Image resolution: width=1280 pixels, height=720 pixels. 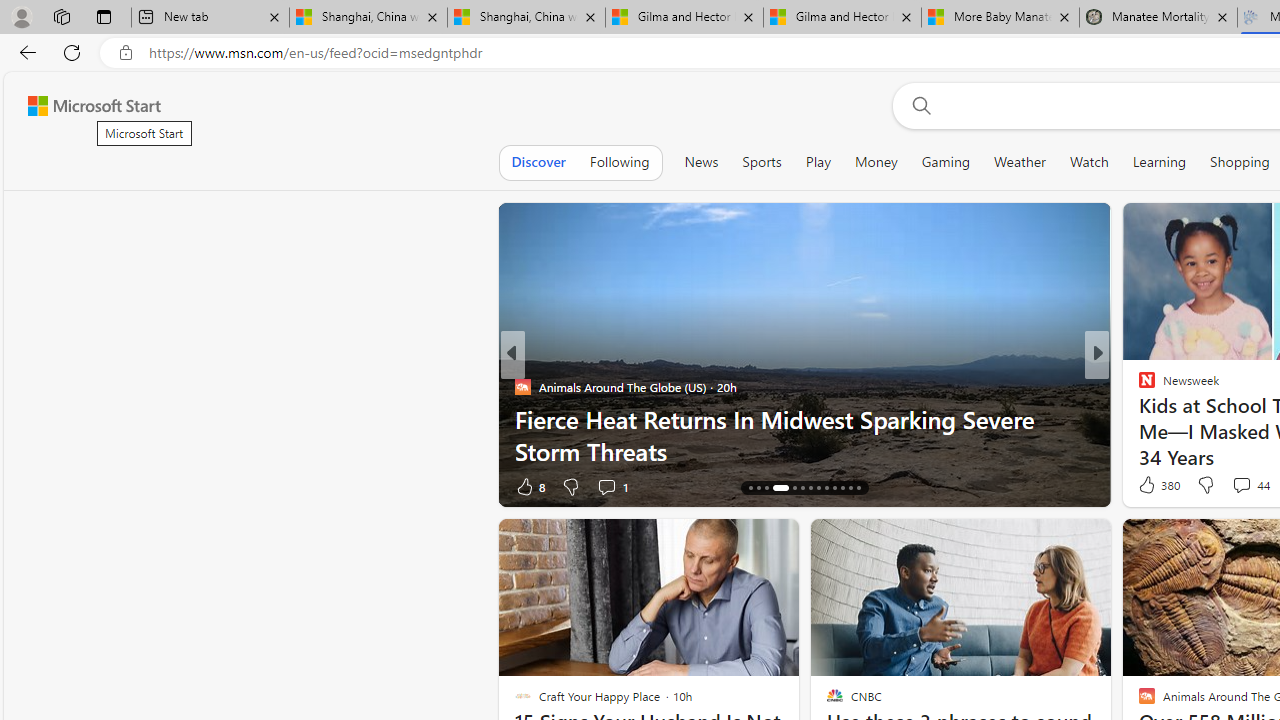 I want to click on 'View comments 16 Comment', so click(x=1237, y=486).